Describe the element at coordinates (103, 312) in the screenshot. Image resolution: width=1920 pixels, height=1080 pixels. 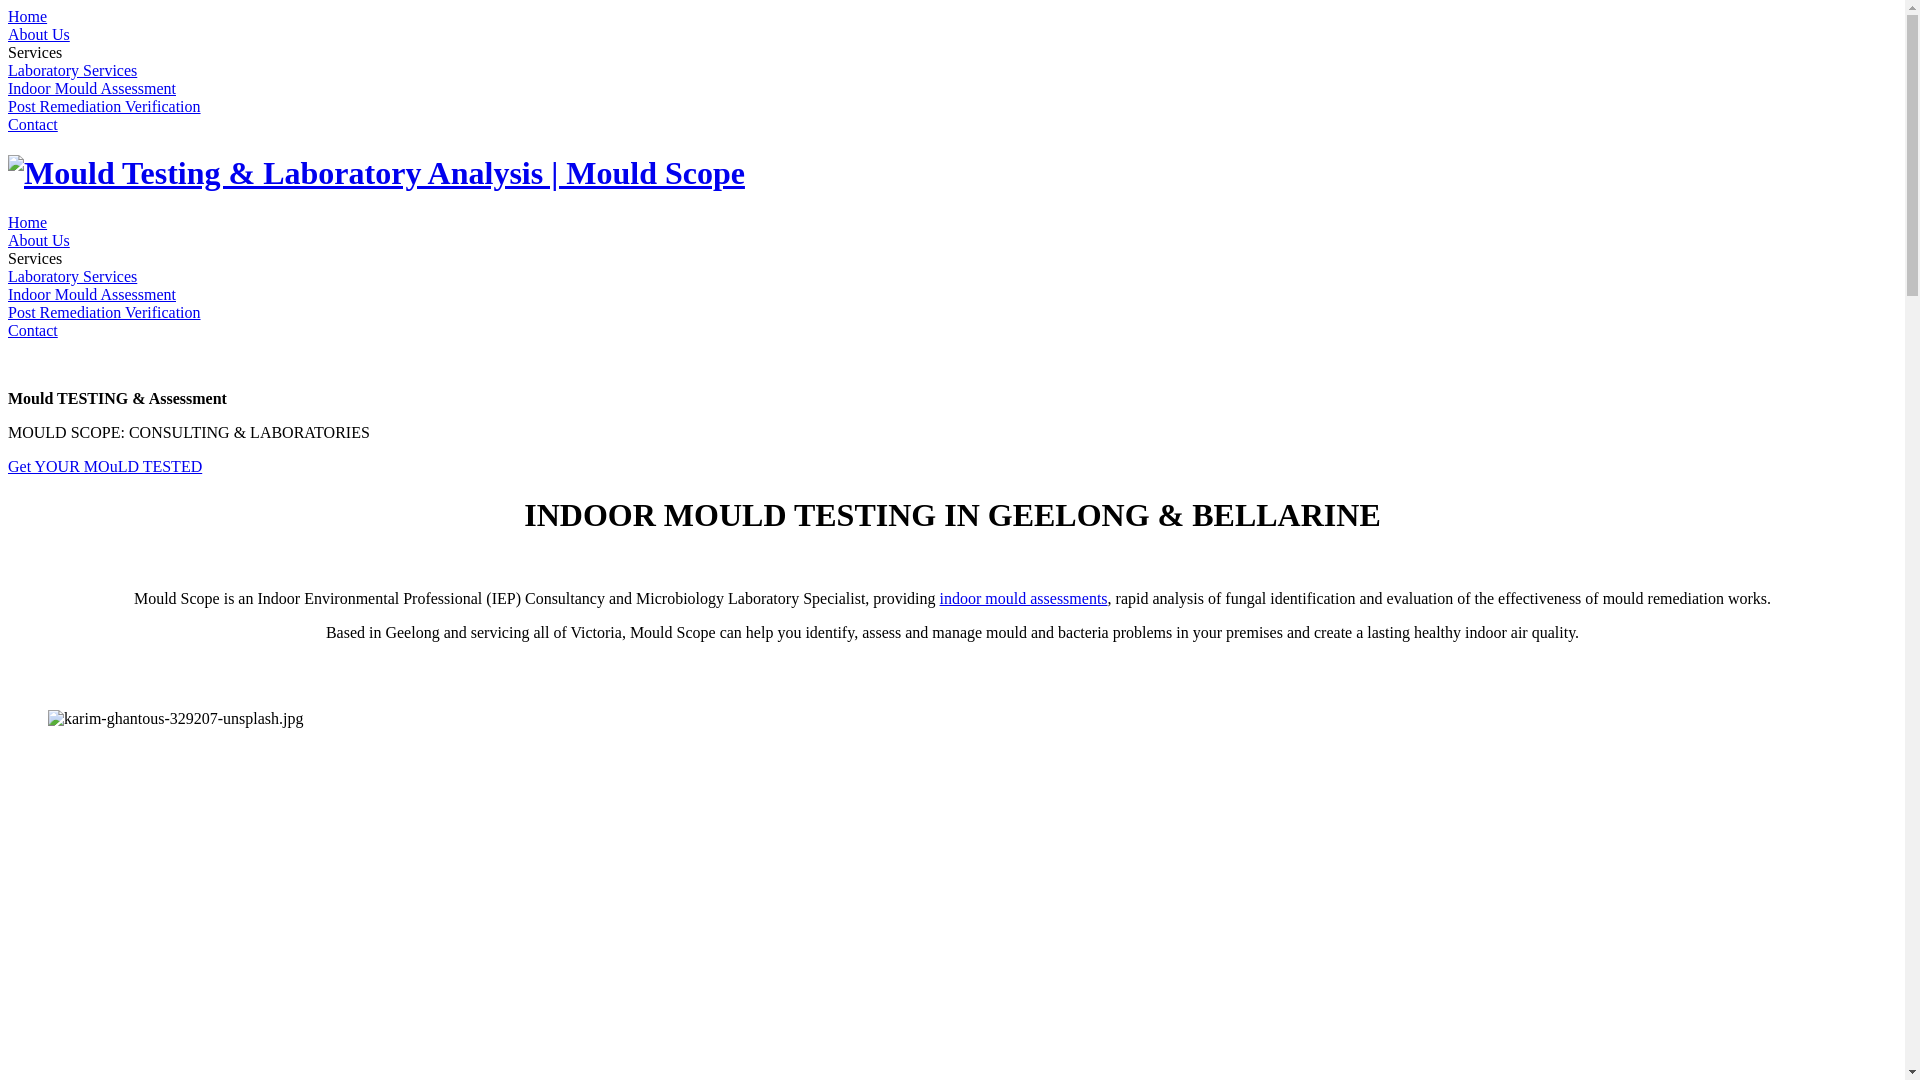
I see `'Post Remediation Verification'` at that location.